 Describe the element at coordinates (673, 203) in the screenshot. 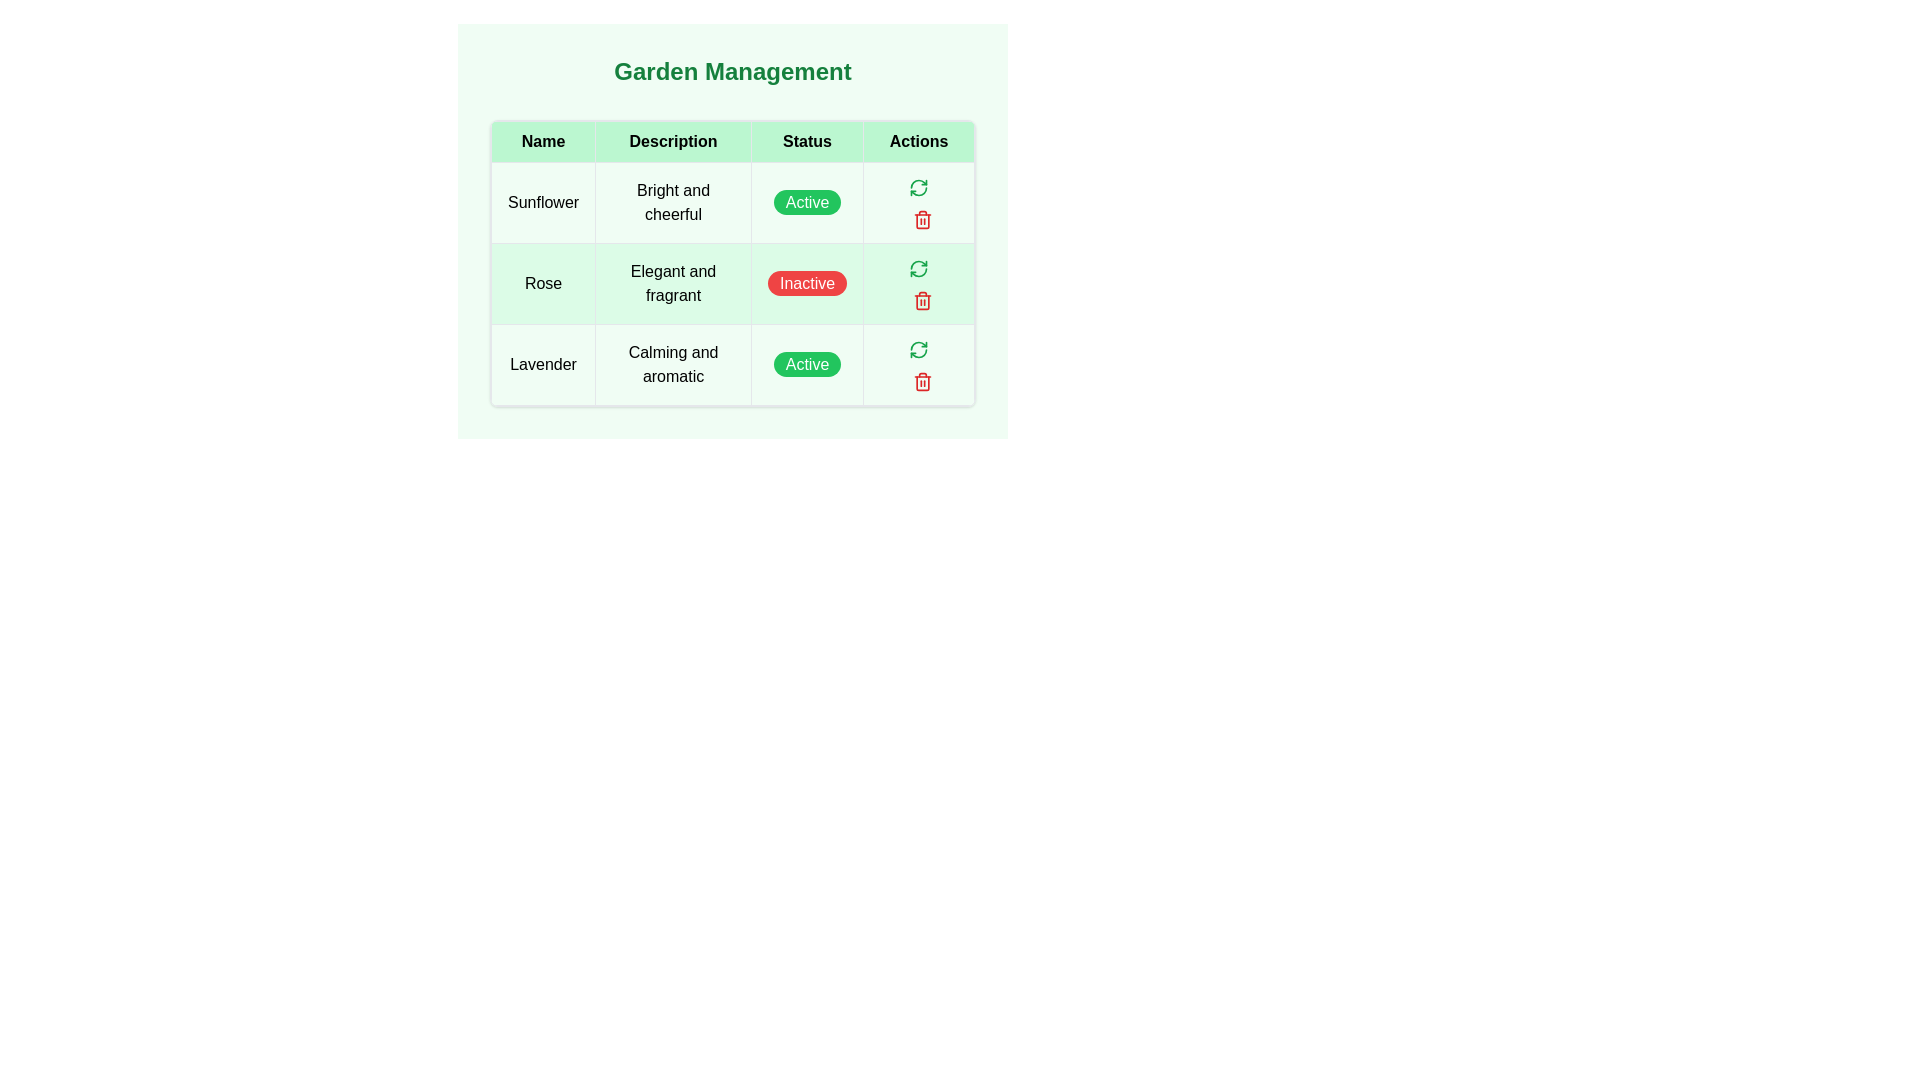

I see `the descriptive text element for 'Sunflower' located in the second column of the first row in the table` at that location.